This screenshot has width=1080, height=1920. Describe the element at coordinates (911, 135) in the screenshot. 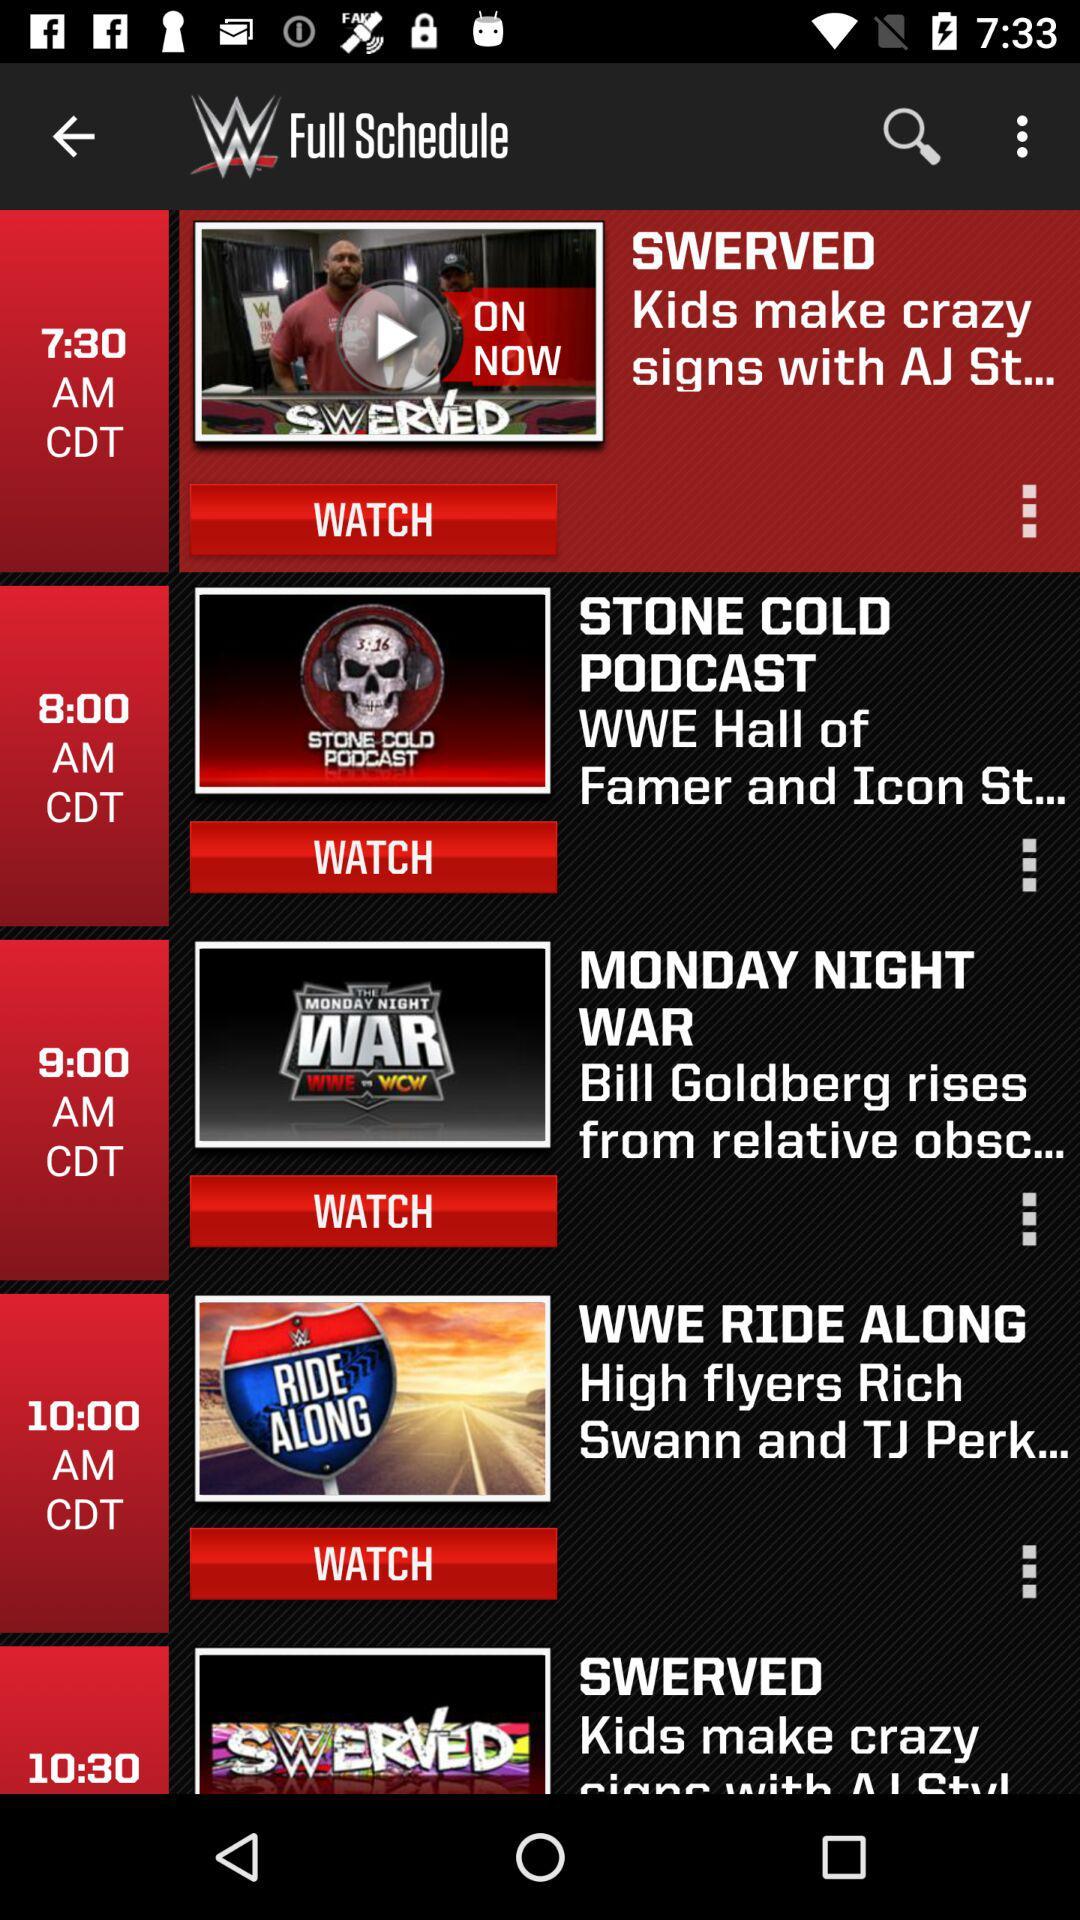

I see `the item to the right of the full schedule item` at that location.